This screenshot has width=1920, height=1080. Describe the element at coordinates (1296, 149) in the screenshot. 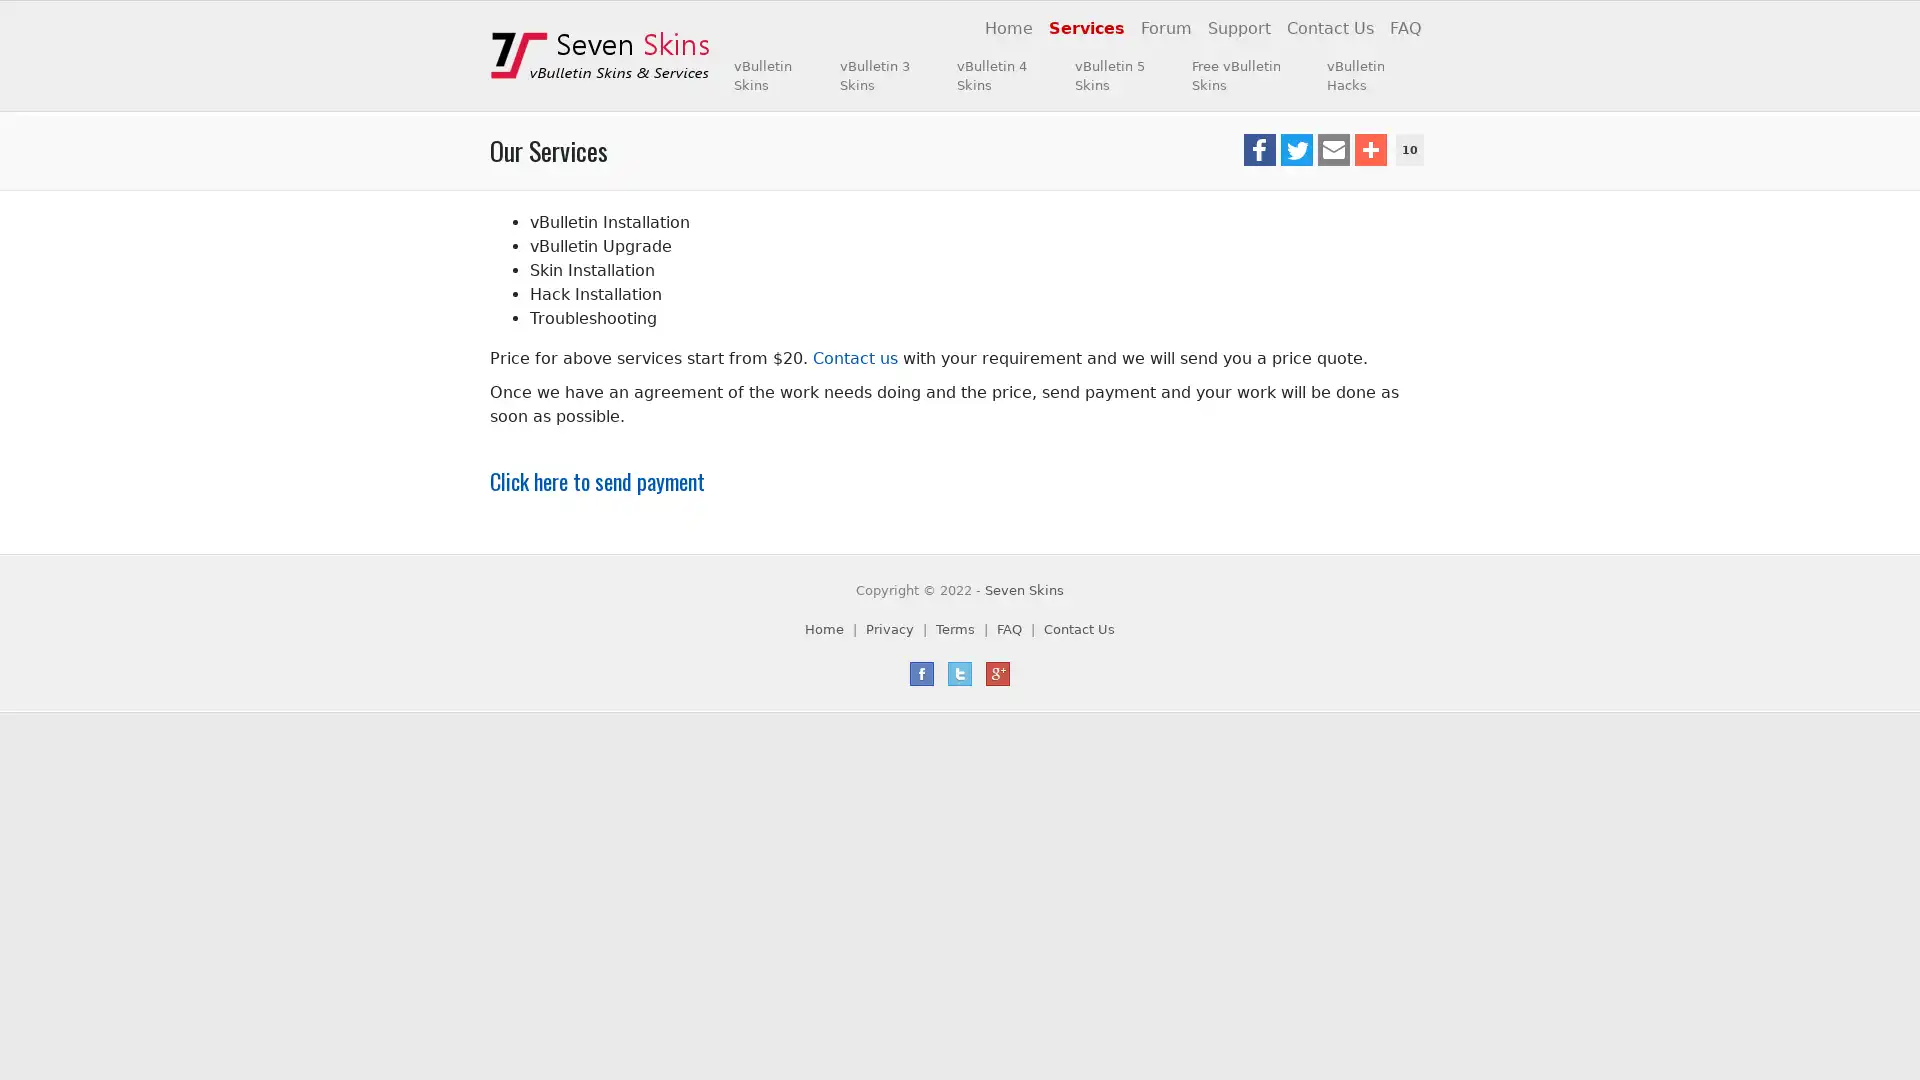

I see `Share to Twitter` at that location.